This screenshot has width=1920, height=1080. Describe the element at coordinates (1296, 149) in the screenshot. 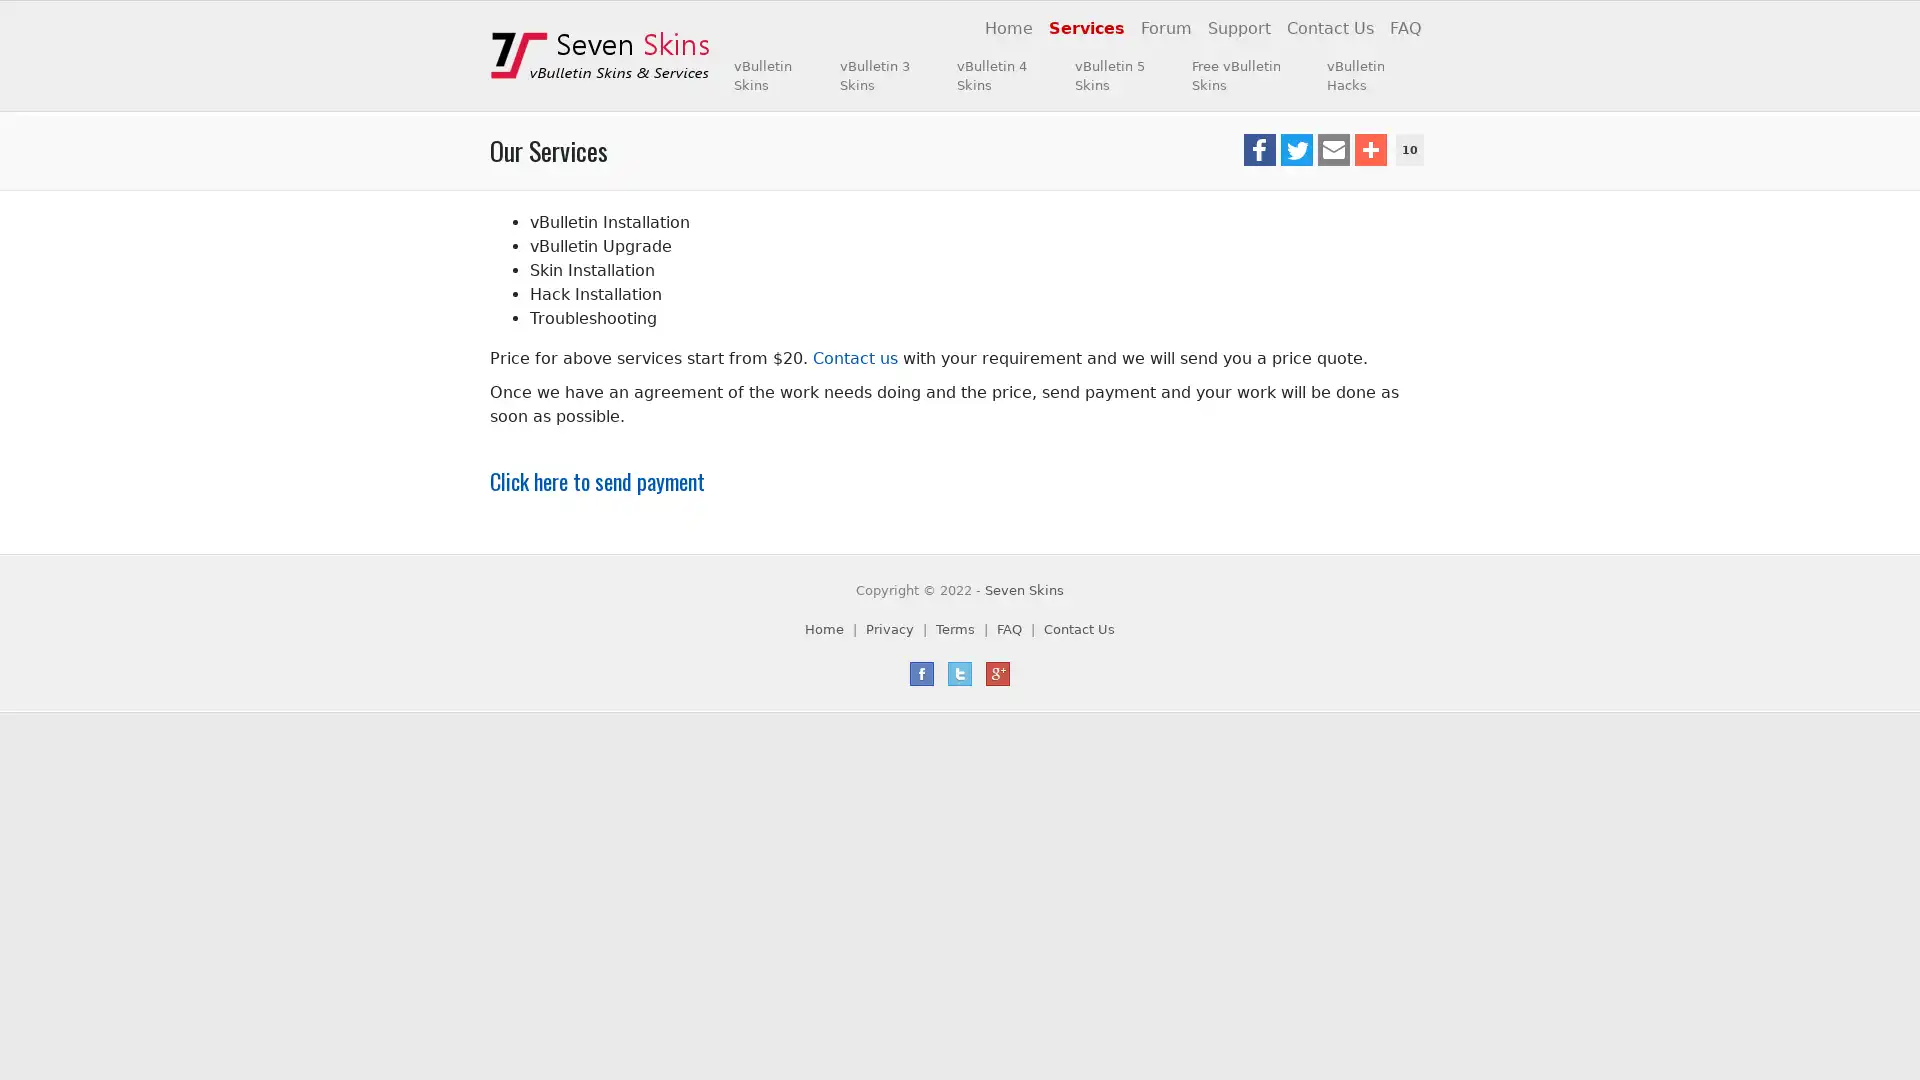

I see `Share to Twitter` at that location.